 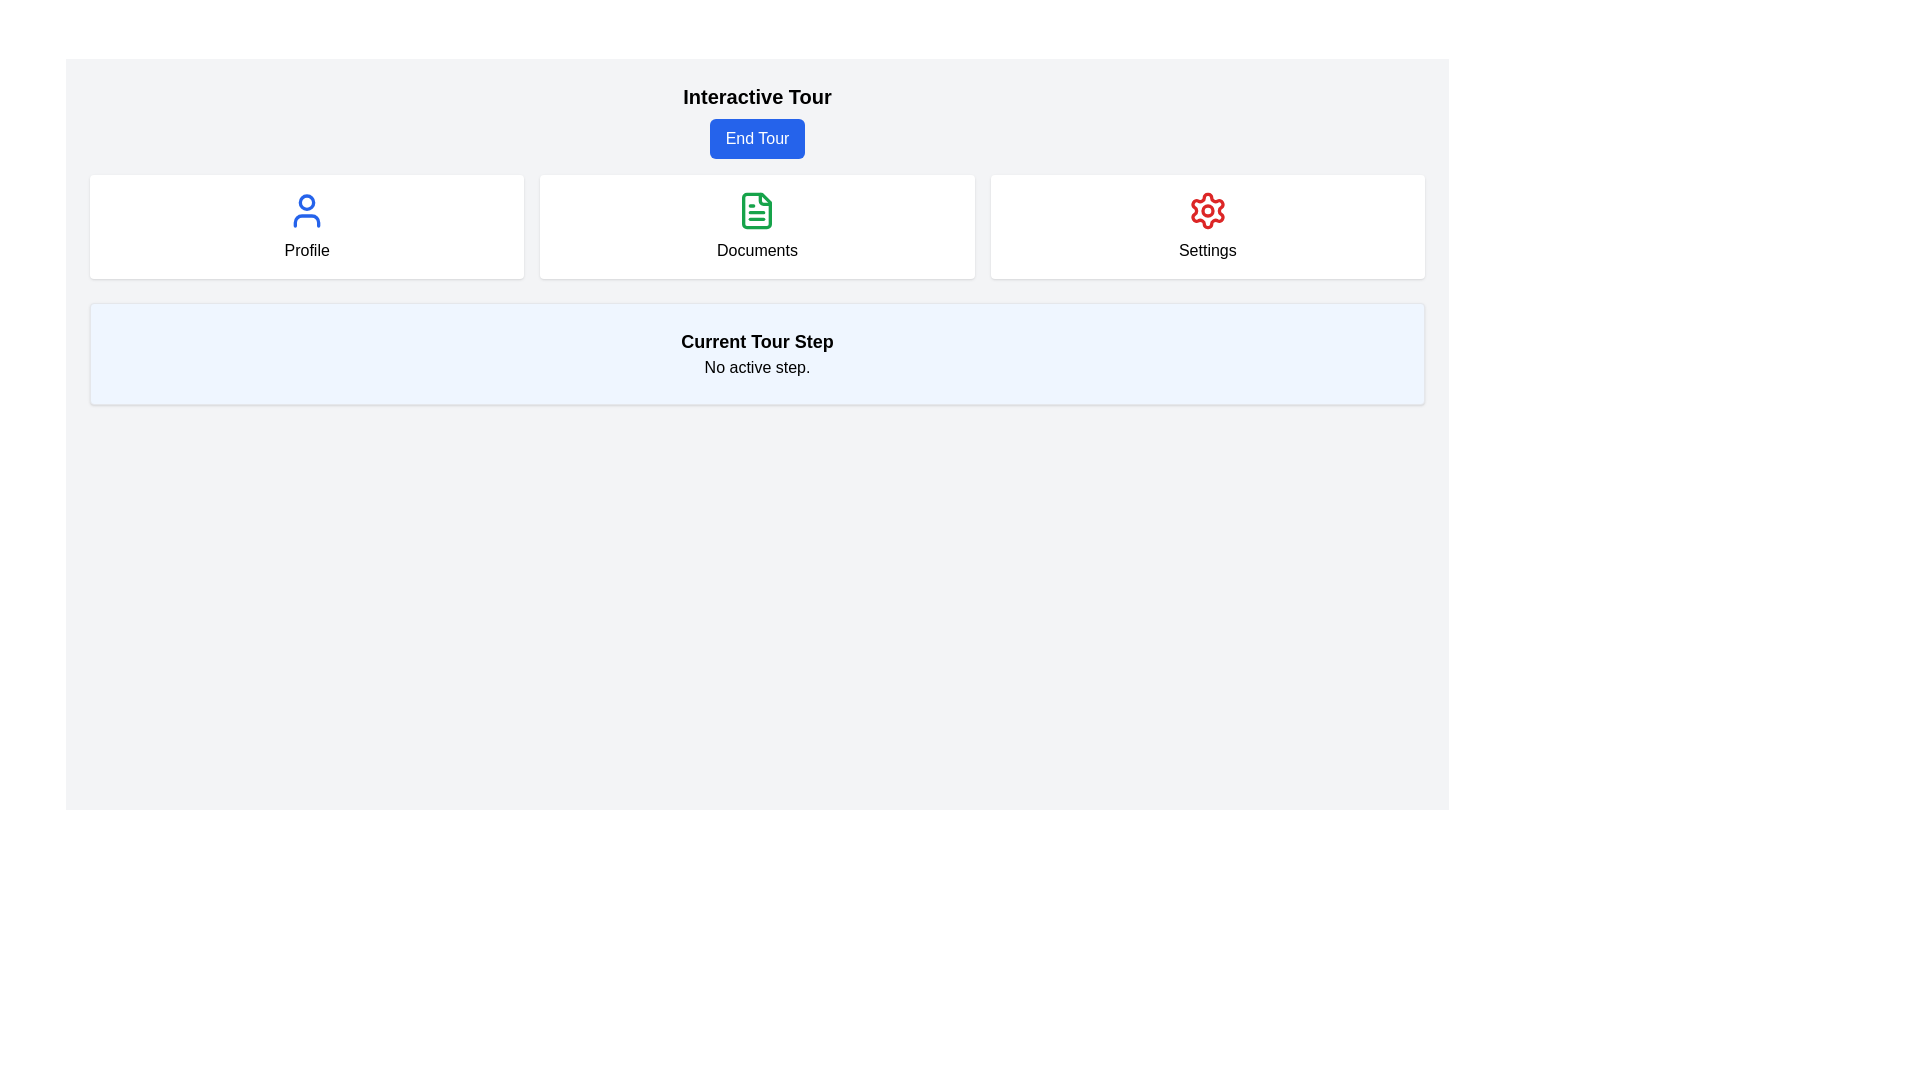 What do you see at coordinates (1206, 211) in the screenshot?
I see `the red gear-shaped icon representing settings functionality, located within the white rectangular card labeled 'Settings'` at bounding box center [1206, 211].